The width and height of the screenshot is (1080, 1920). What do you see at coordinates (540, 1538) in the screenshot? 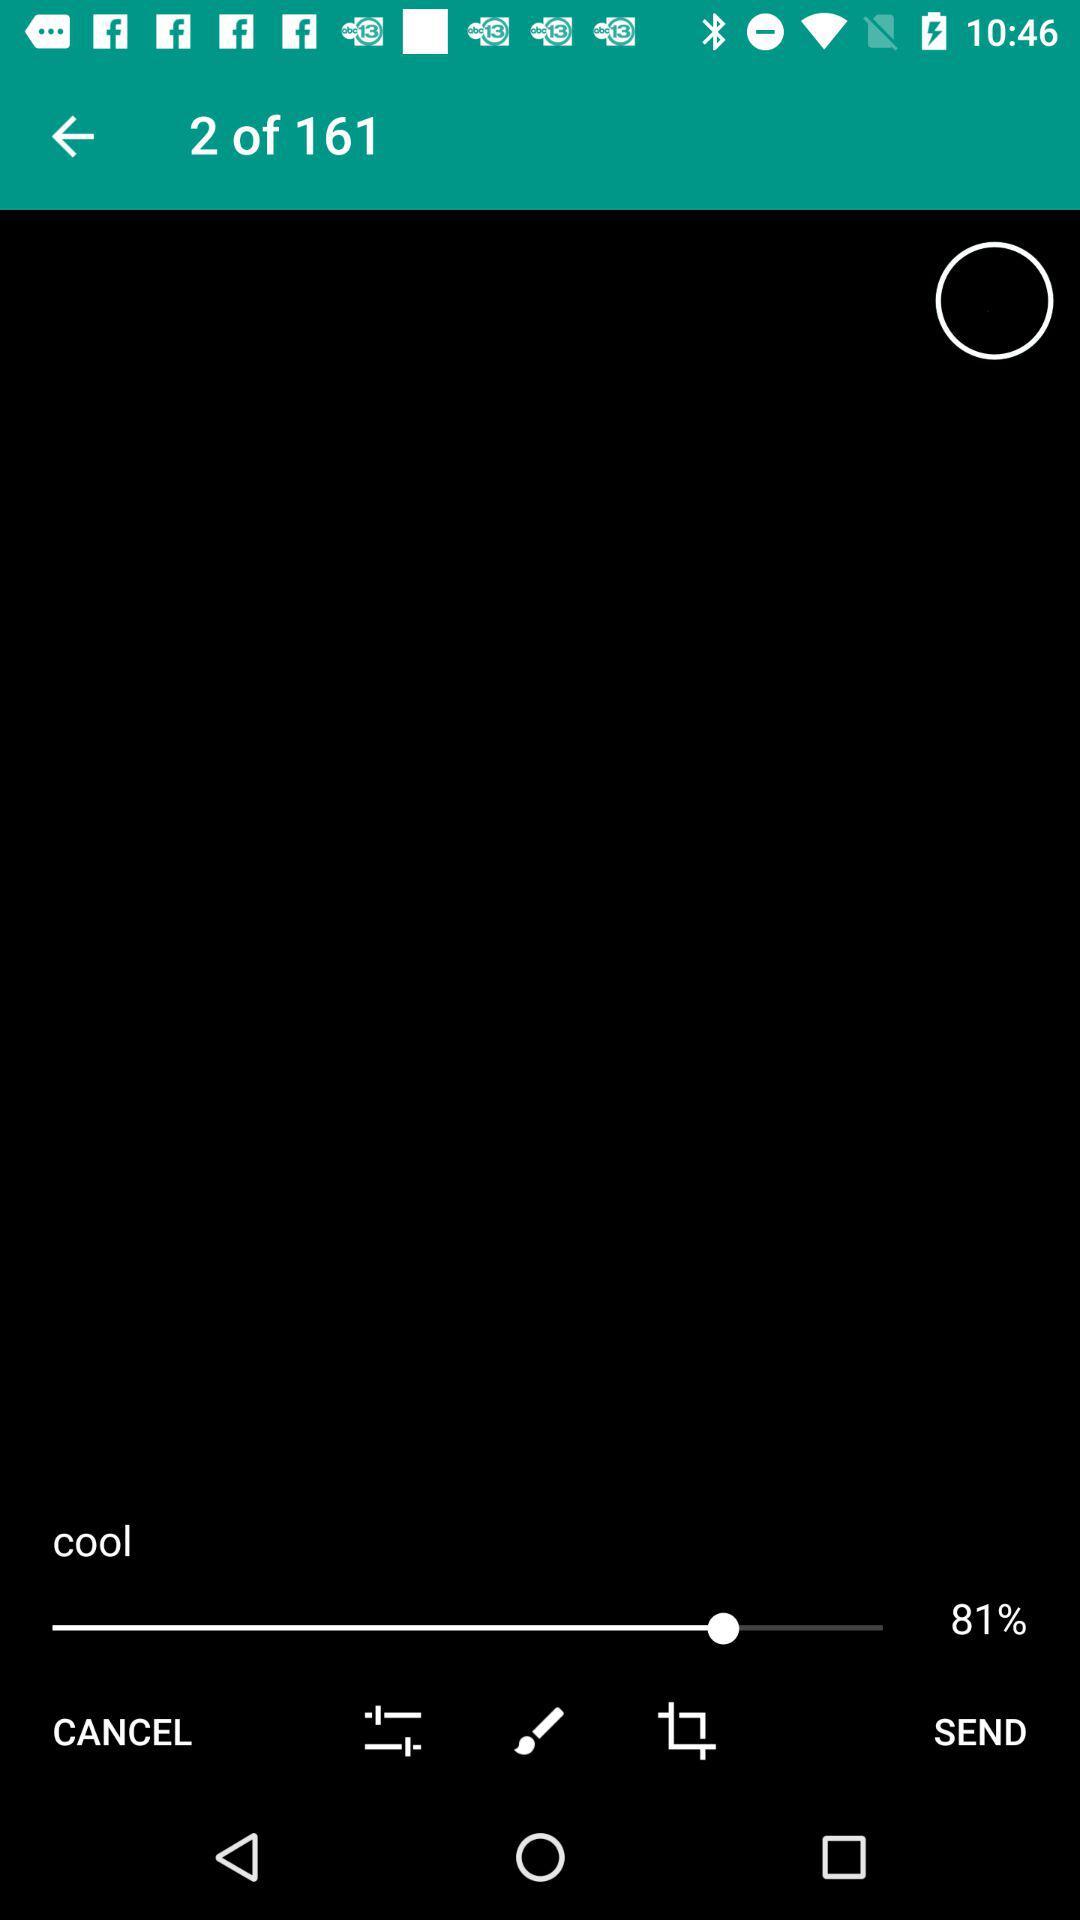
I see `cool app` at bounding box center [540, 1538].